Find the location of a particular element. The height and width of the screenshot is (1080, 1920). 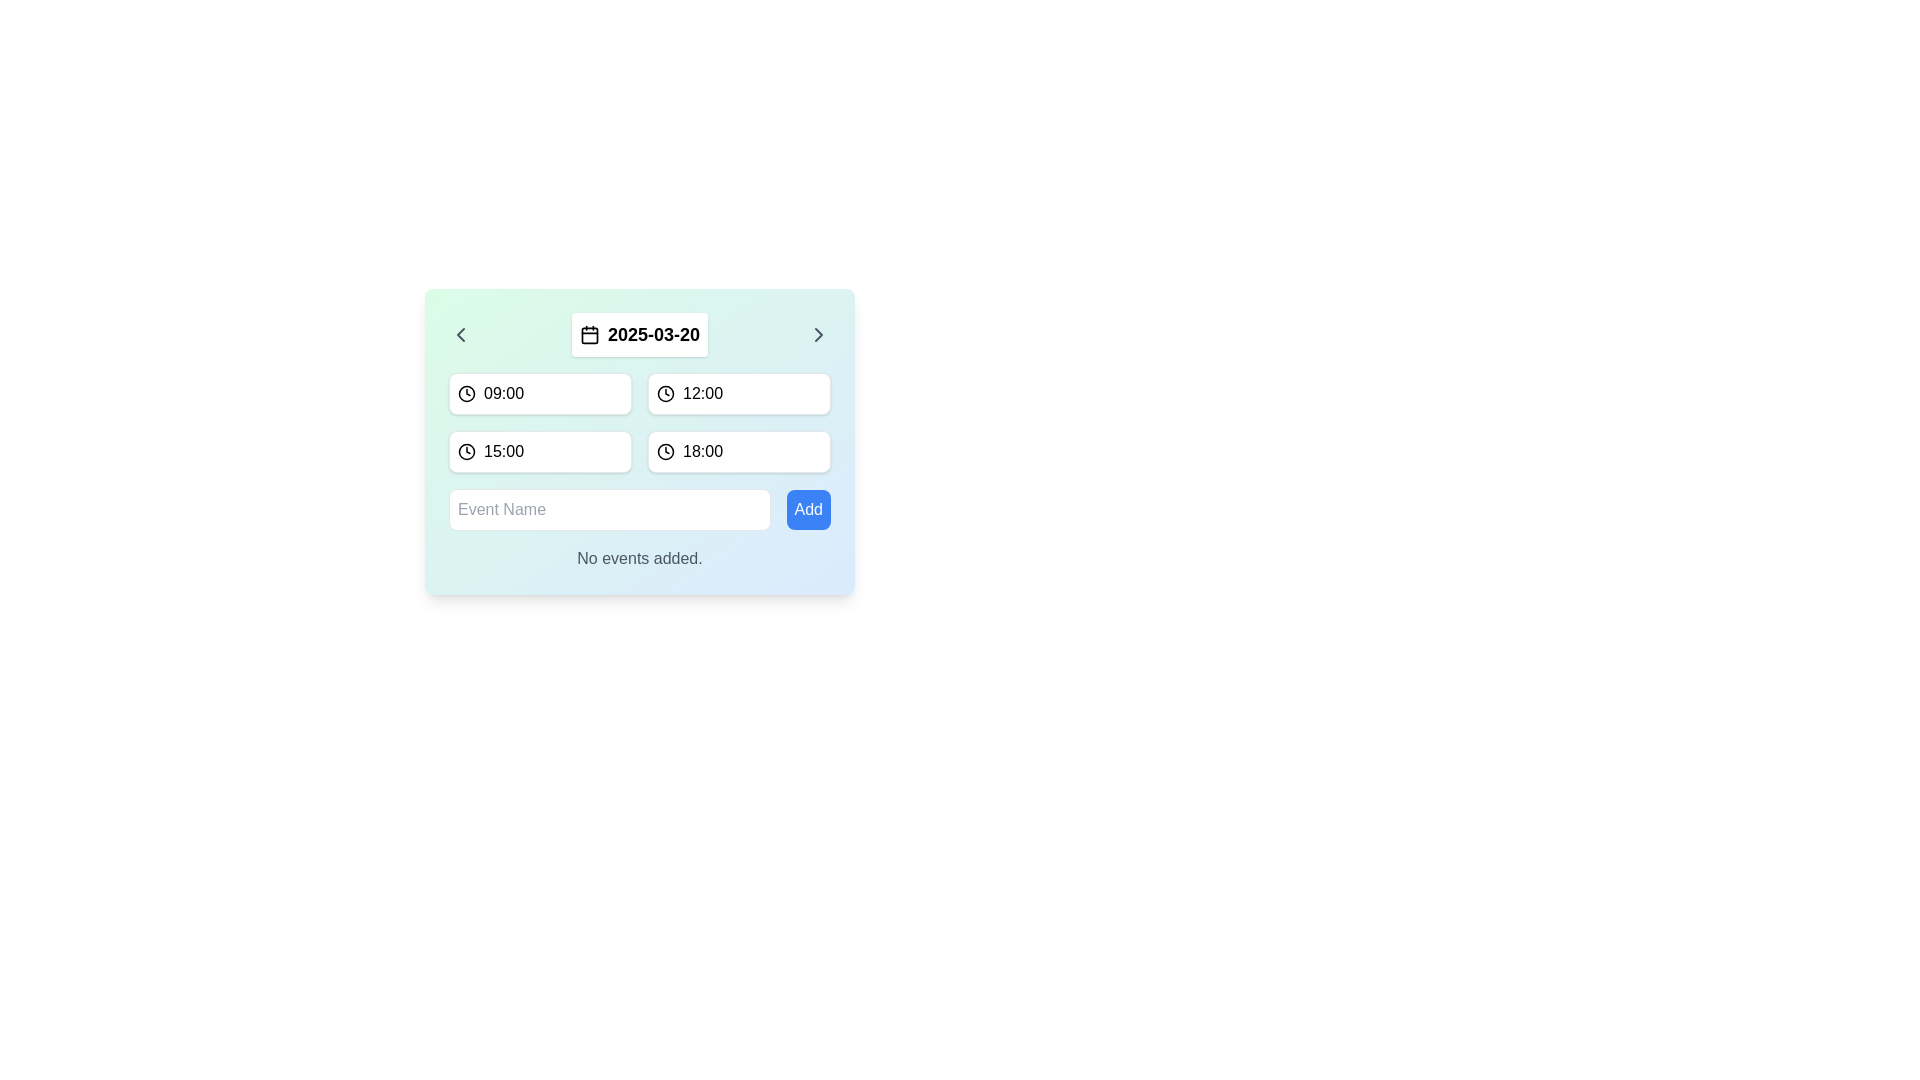

the calendar icon located on the left side of the date label '2025-03-20' to trigger calendar-related actions is located at coordinates (589, 334).